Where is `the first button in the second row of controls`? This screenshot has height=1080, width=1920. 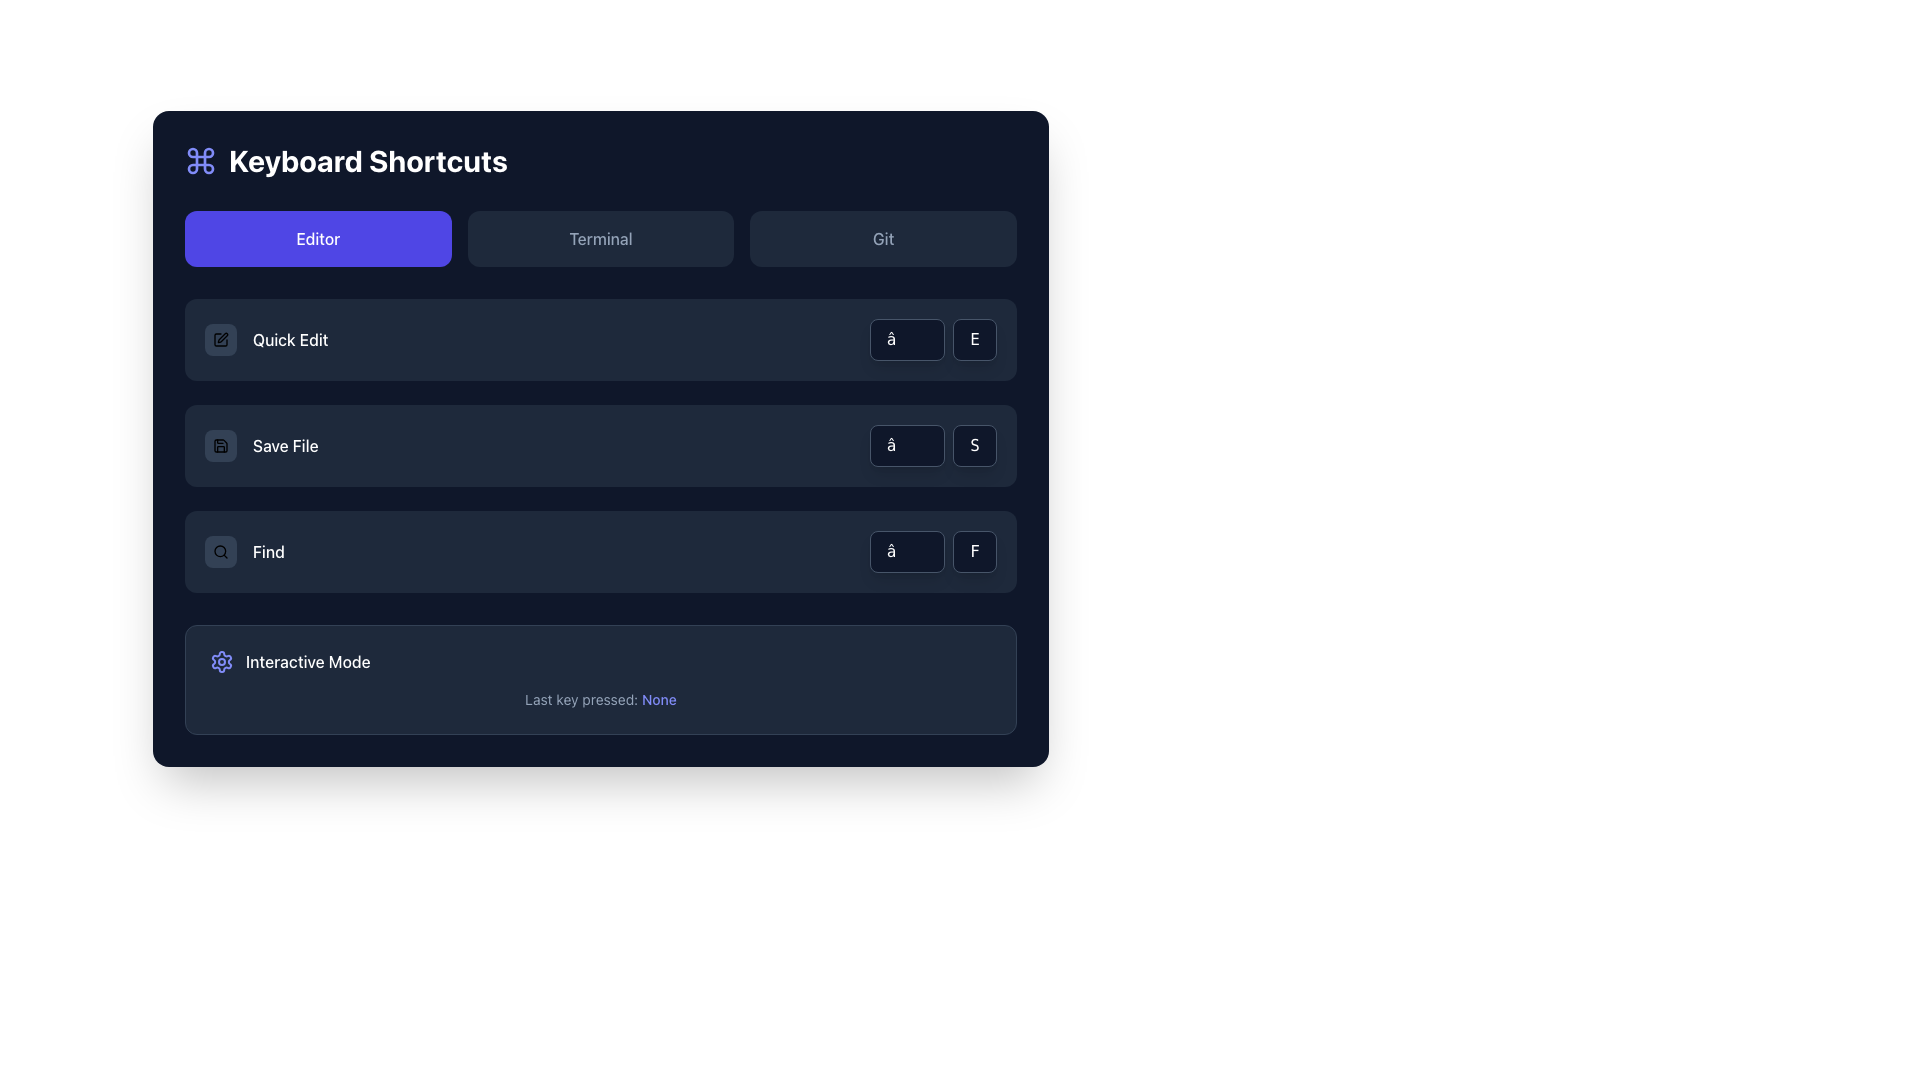
the first button in the second row of controls is located at coordinates (906, 445).